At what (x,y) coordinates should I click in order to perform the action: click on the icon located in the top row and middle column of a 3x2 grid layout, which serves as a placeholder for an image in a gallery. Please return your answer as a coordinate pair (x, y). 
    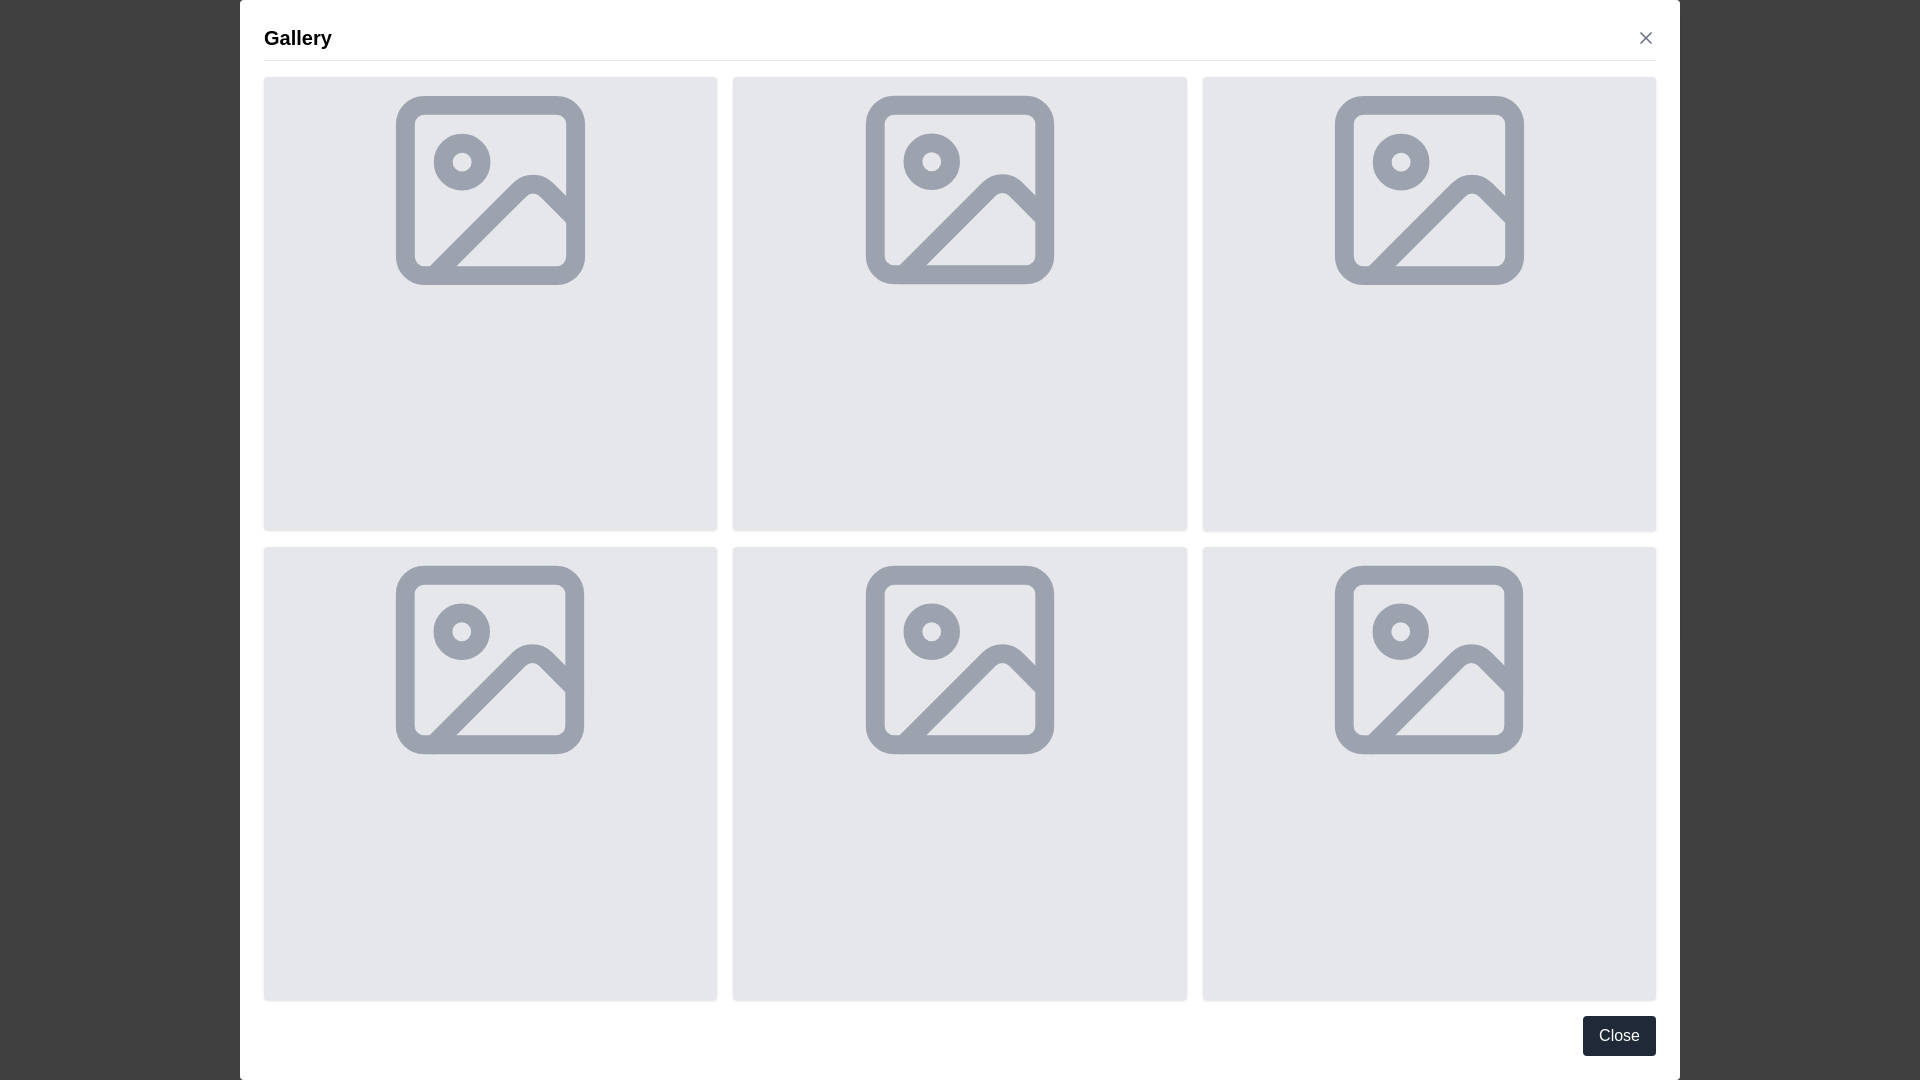
    Looking at the image, I should click on (960, 190).